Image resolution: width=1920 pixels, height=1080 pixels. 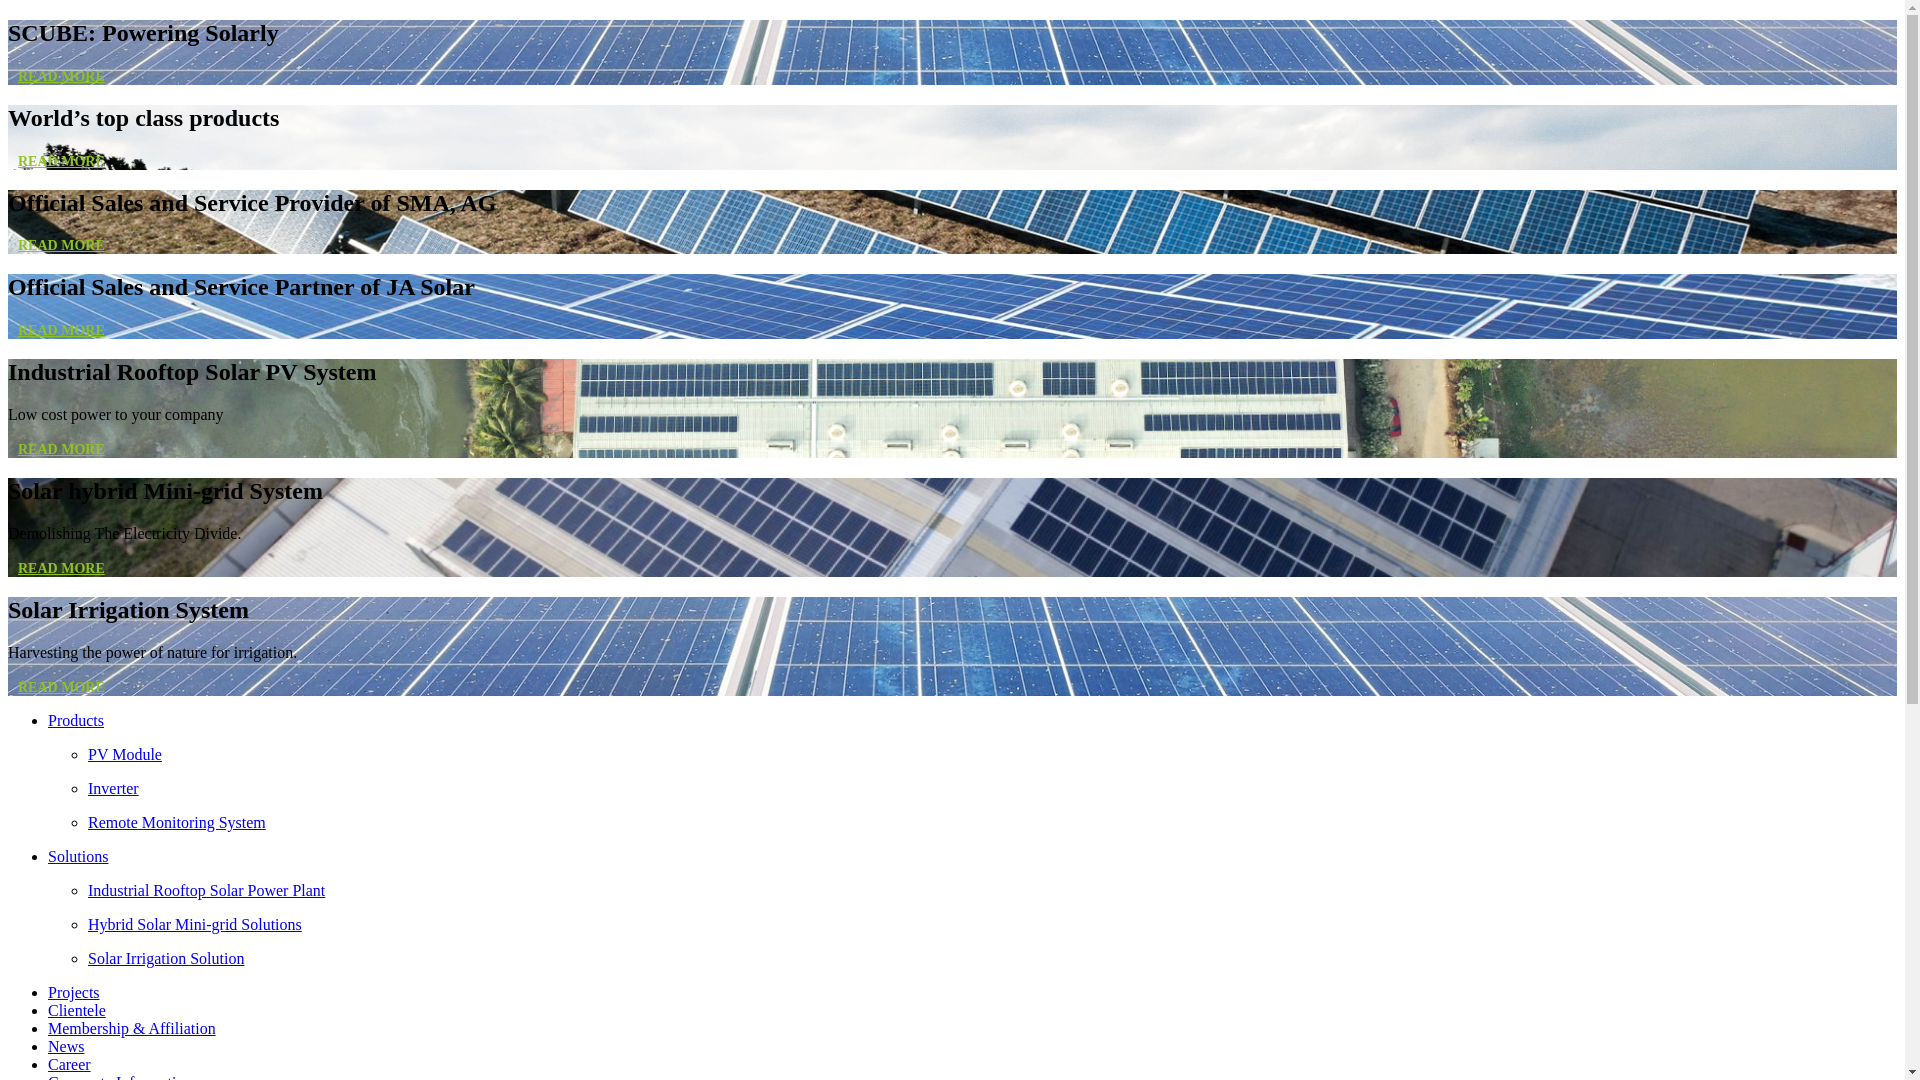 I want to click on 'READ MORE', so click(x=8, y=329).